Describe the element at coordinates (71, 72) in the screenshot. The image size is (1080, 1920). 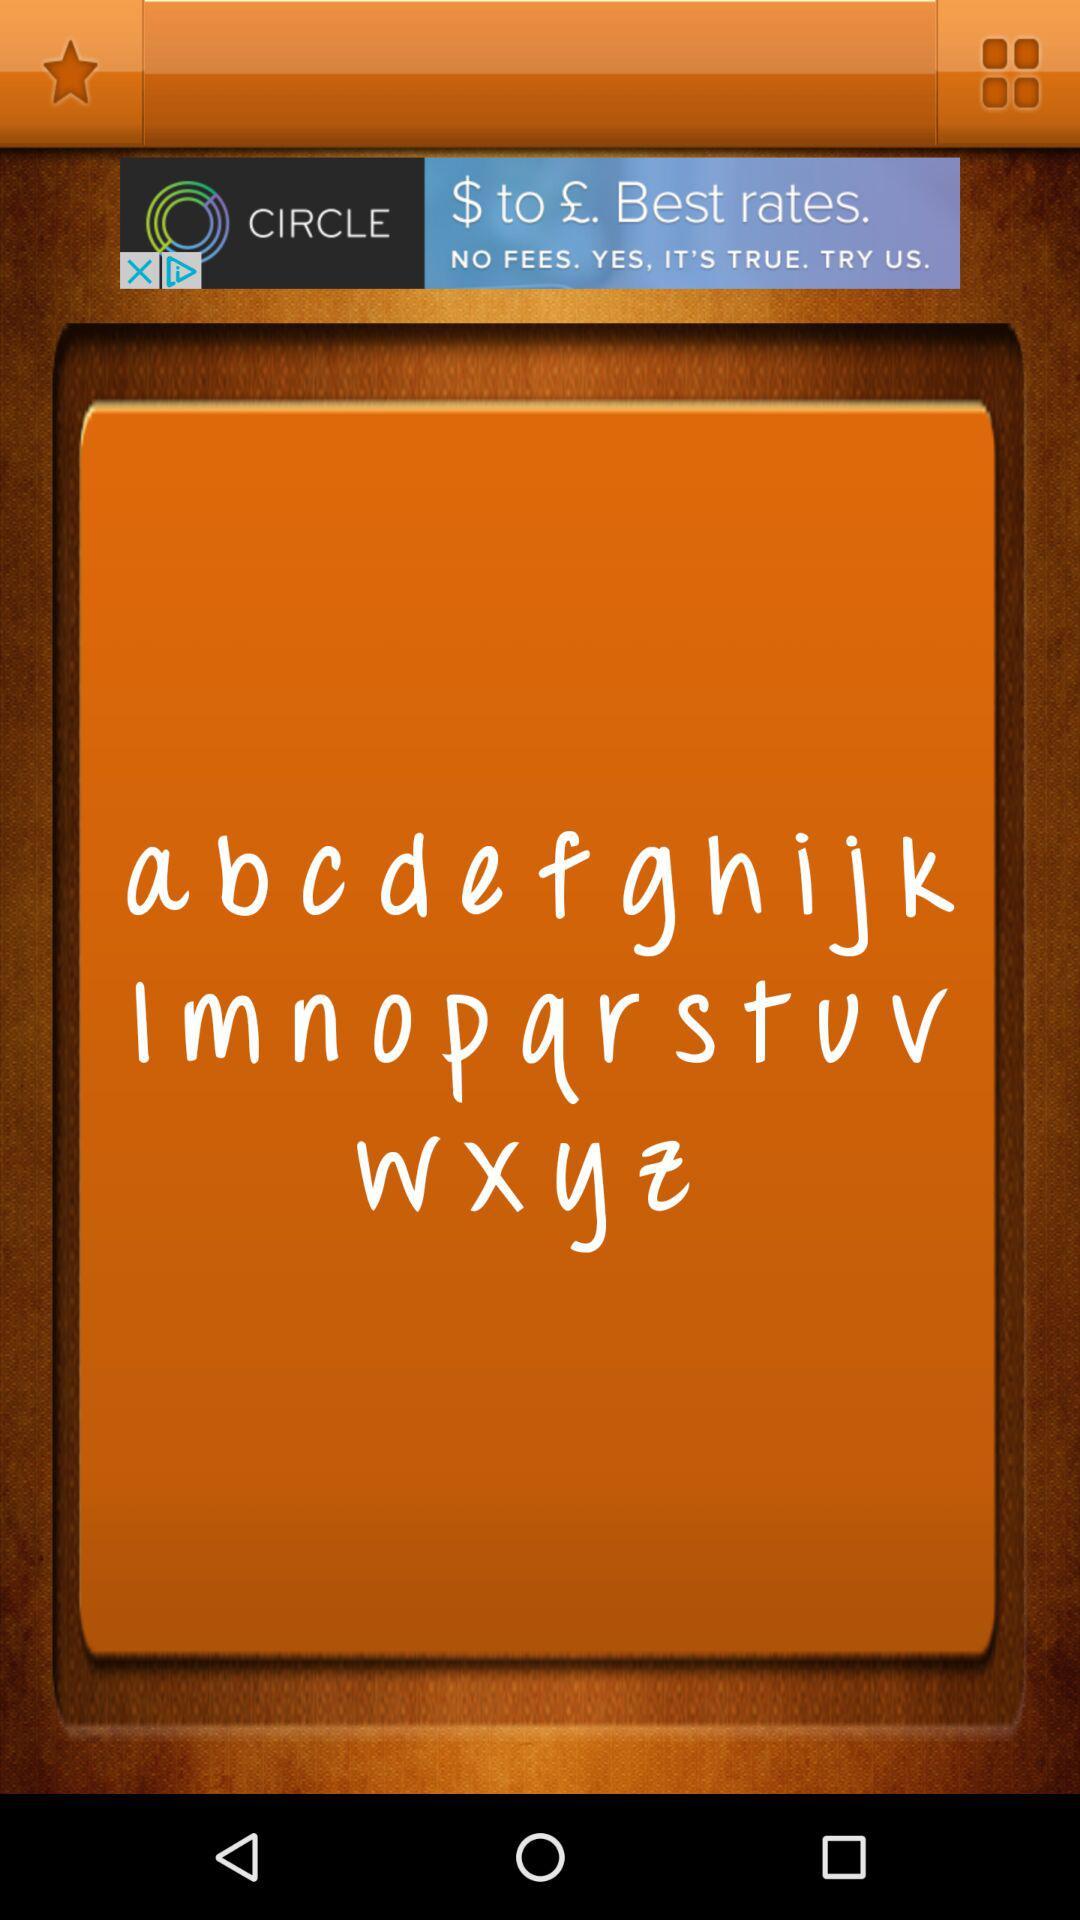
I see `bookmark page` at that location.